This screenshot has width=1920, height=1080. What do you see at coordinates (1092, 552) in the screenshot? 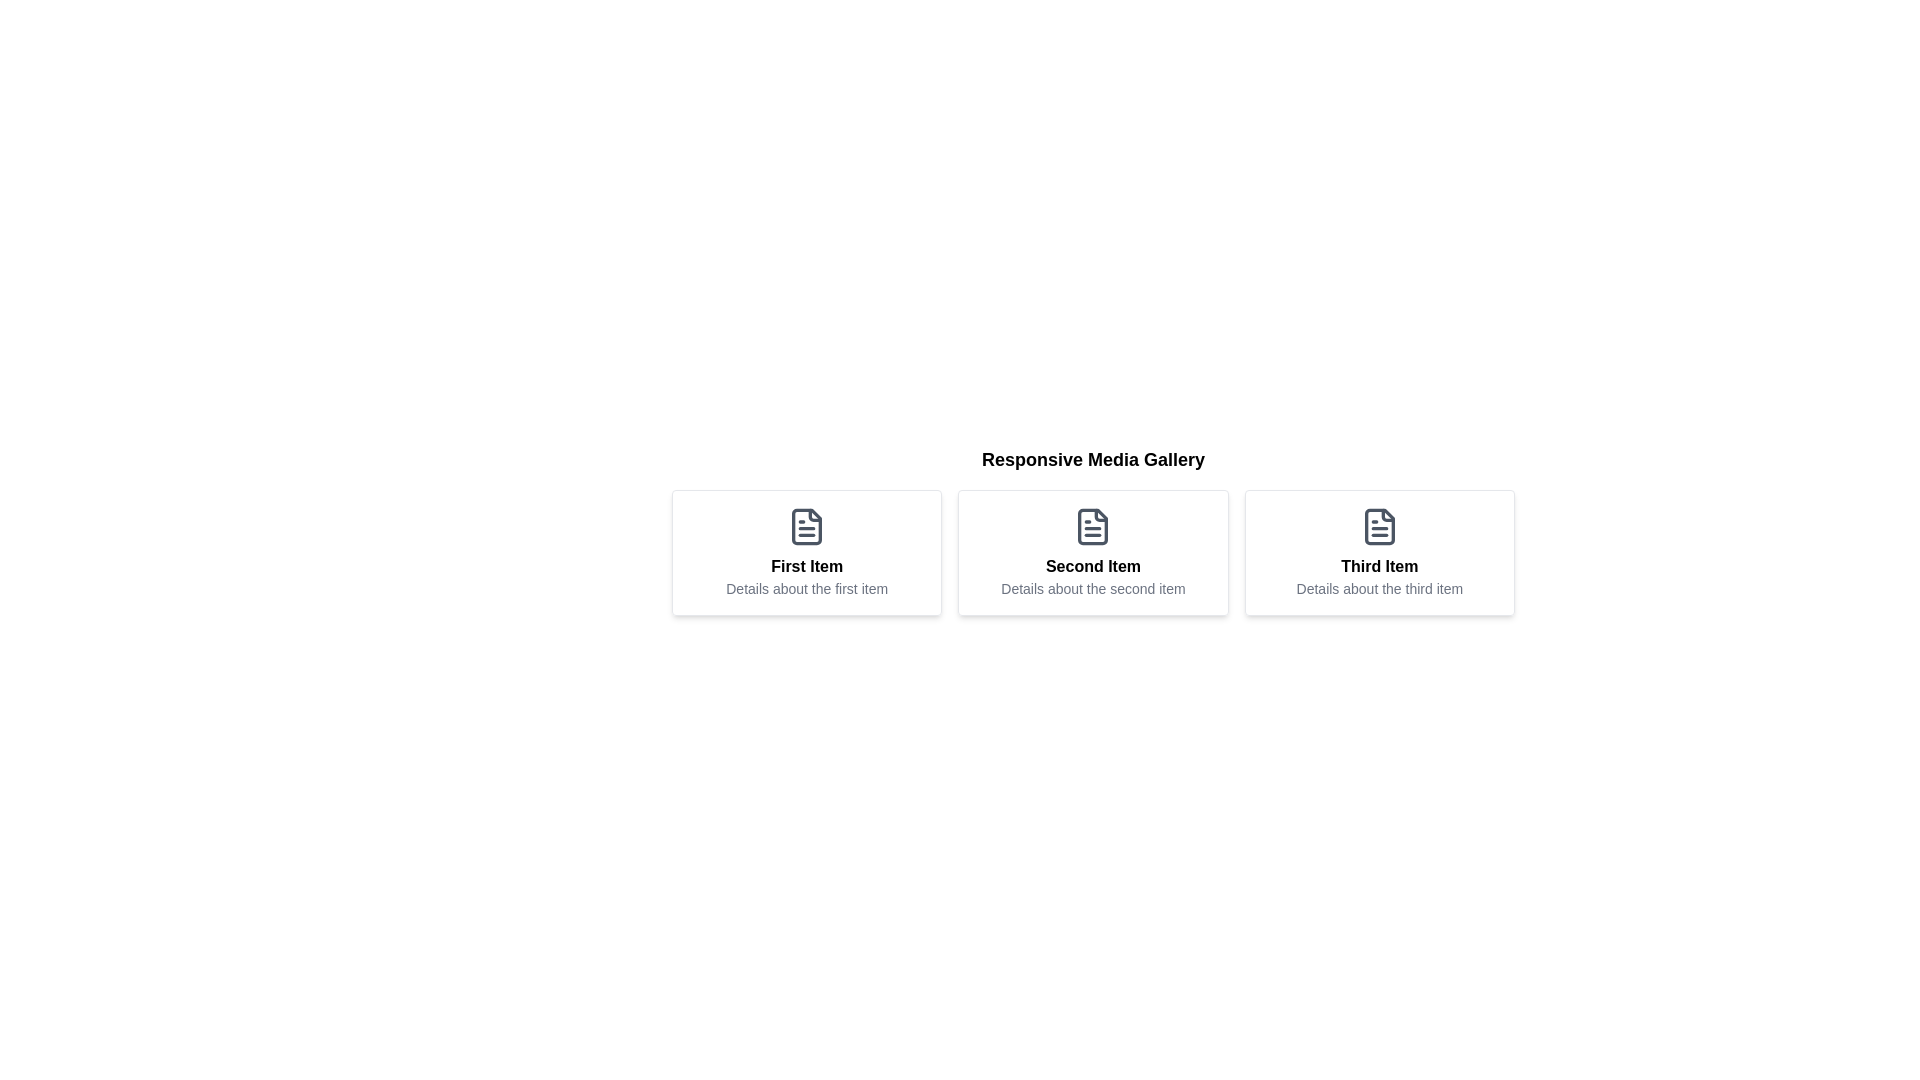
I see `the Information card that features a document icon at the top center, with bold text reading 'Second Item' and additional details below it, positioned centrally between the other items in a grid layout` at bounding box center [1092, 552].